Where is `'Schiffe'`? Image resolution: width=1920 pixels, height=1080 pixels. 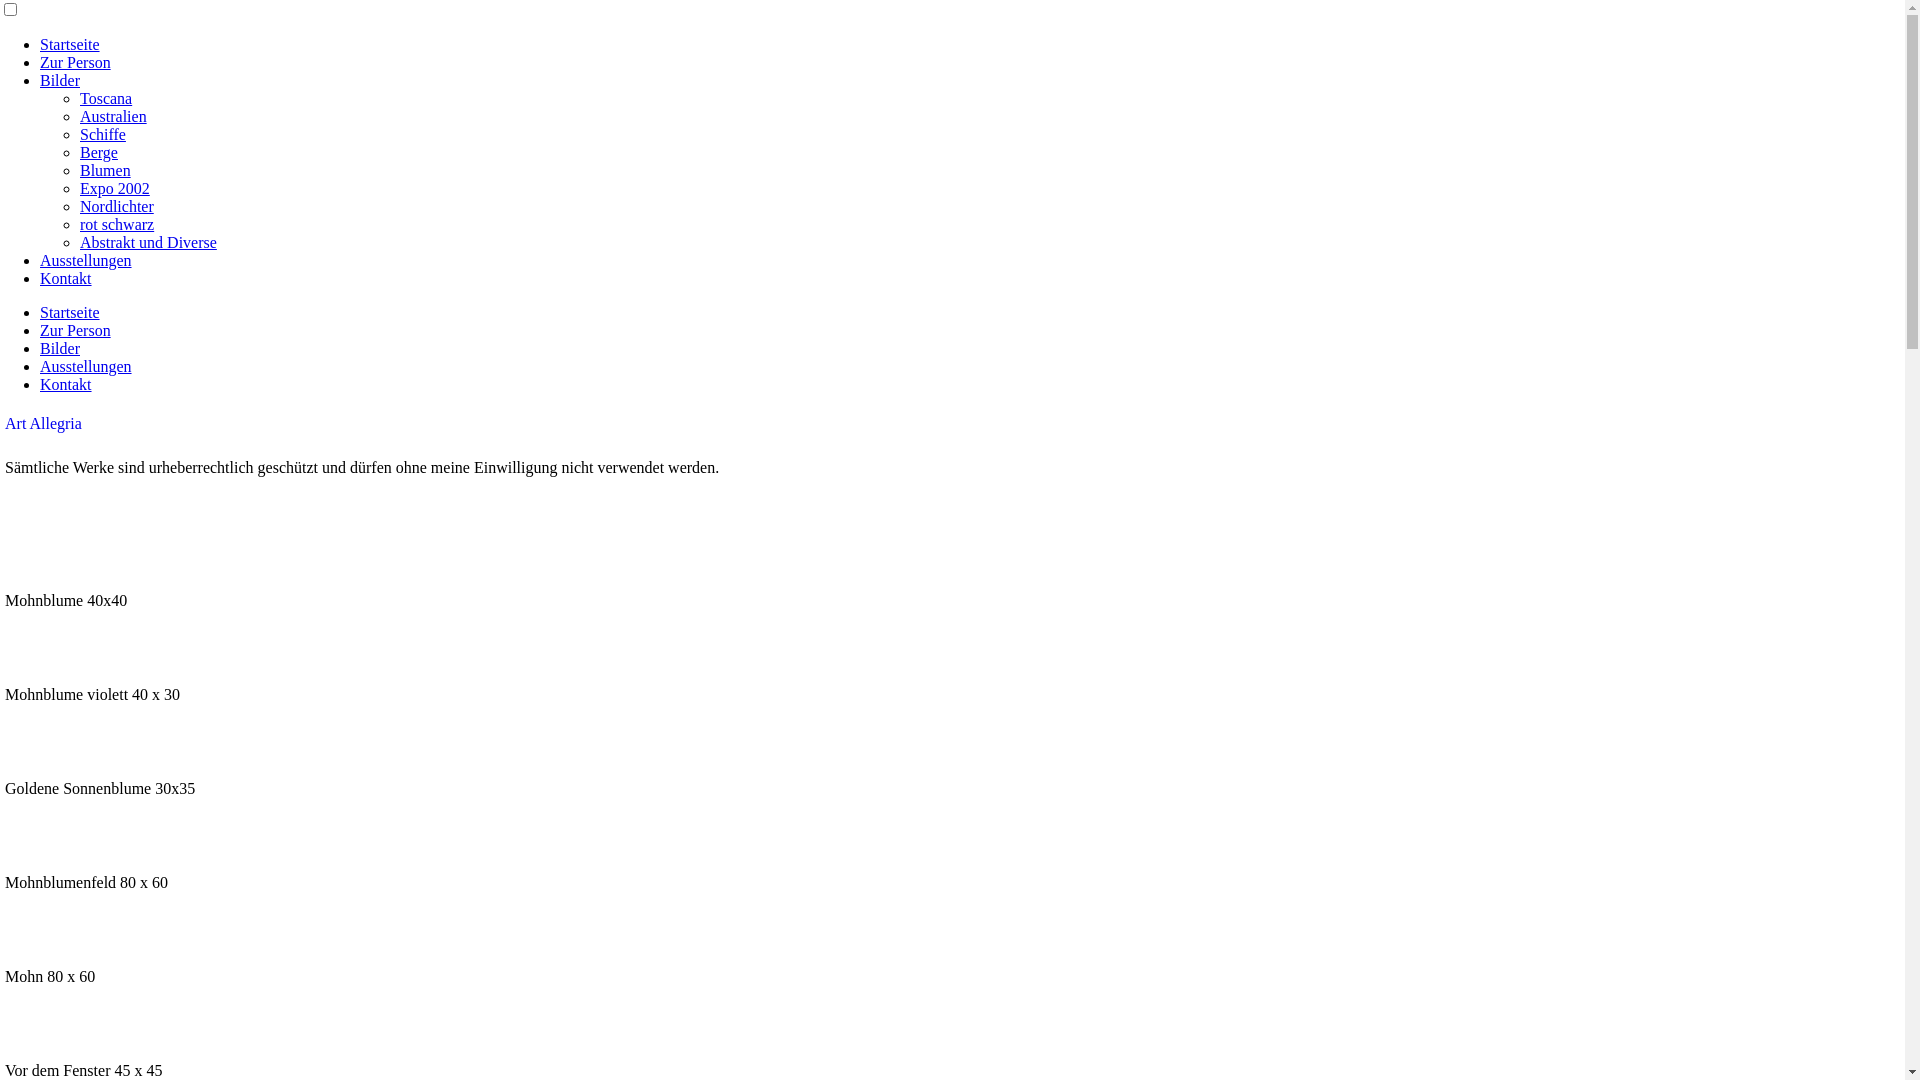 'Schiffe' is located at coordinates (101, 134).